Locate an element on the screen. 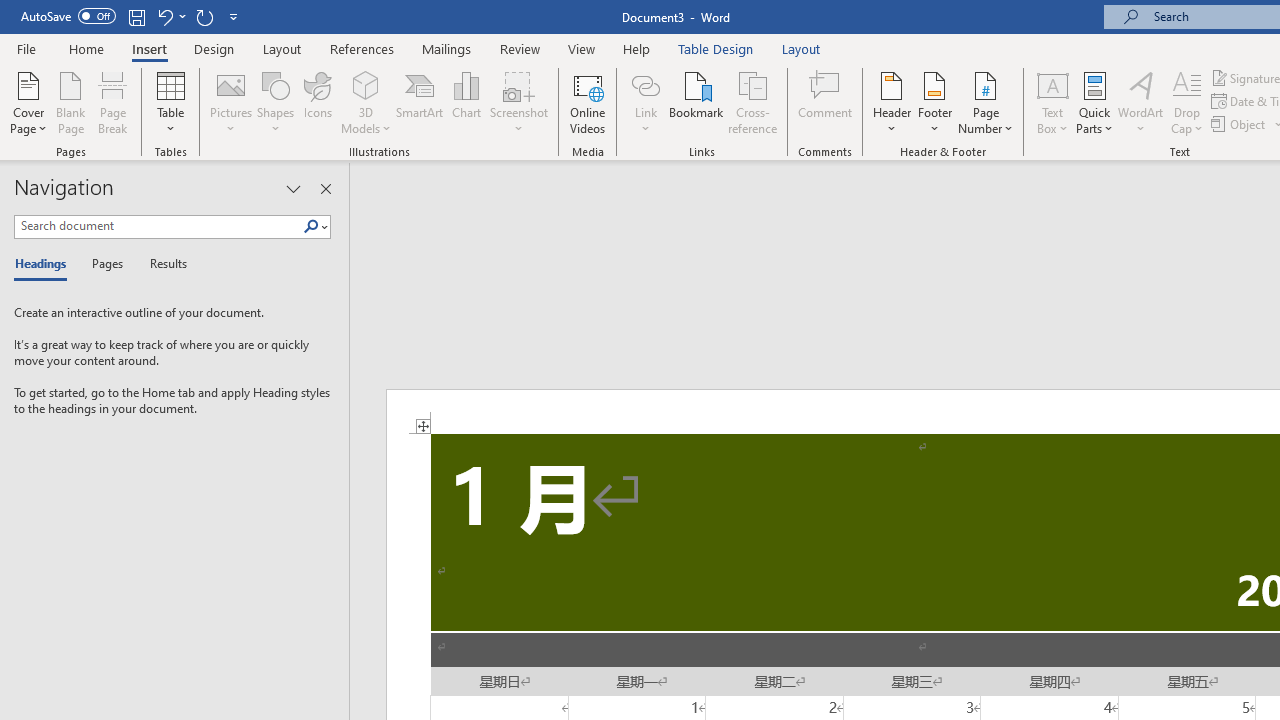  'Cross-reference...' is located at coordinates (751, 103).